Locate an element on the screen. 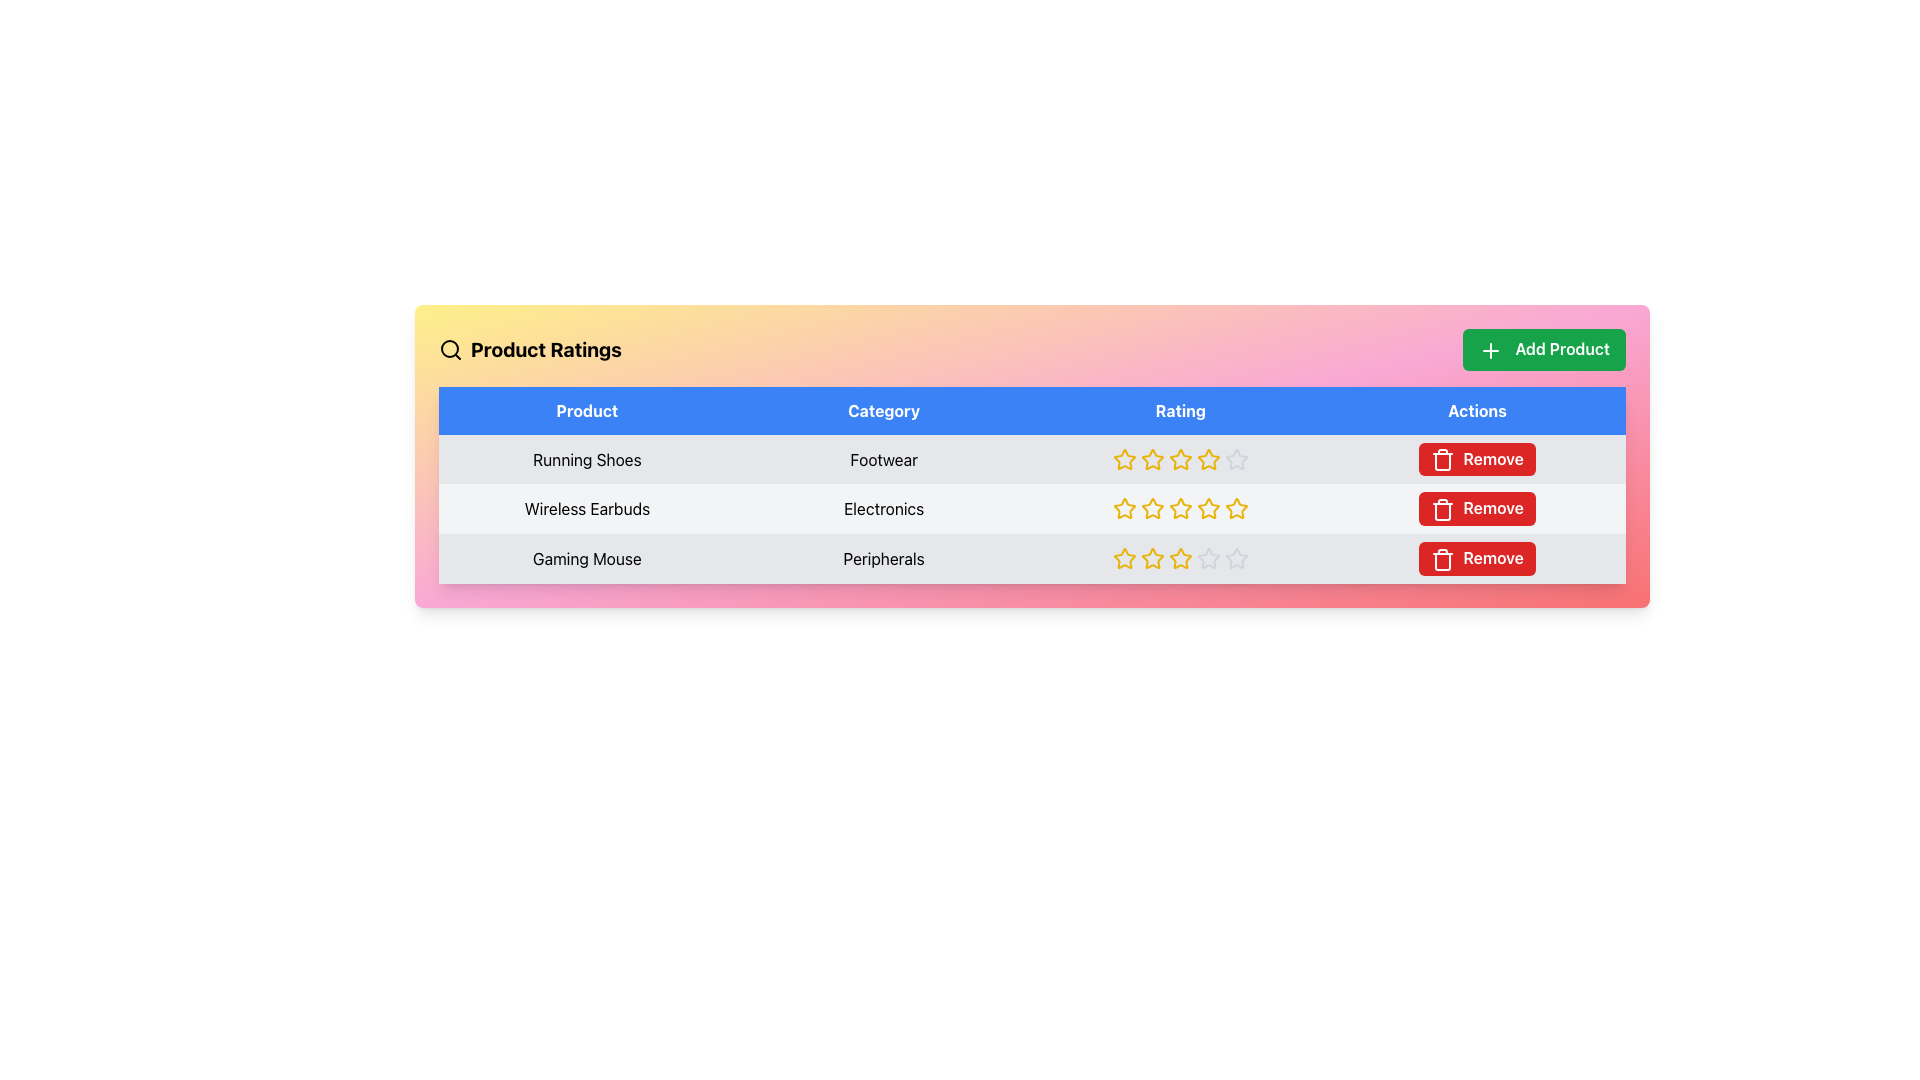 The image size is (1920, 1080). the third yellow star icon in the rating row under the 'Rating' column for the 'Footwear' category to rate it is located at coordinates (1180, 459).